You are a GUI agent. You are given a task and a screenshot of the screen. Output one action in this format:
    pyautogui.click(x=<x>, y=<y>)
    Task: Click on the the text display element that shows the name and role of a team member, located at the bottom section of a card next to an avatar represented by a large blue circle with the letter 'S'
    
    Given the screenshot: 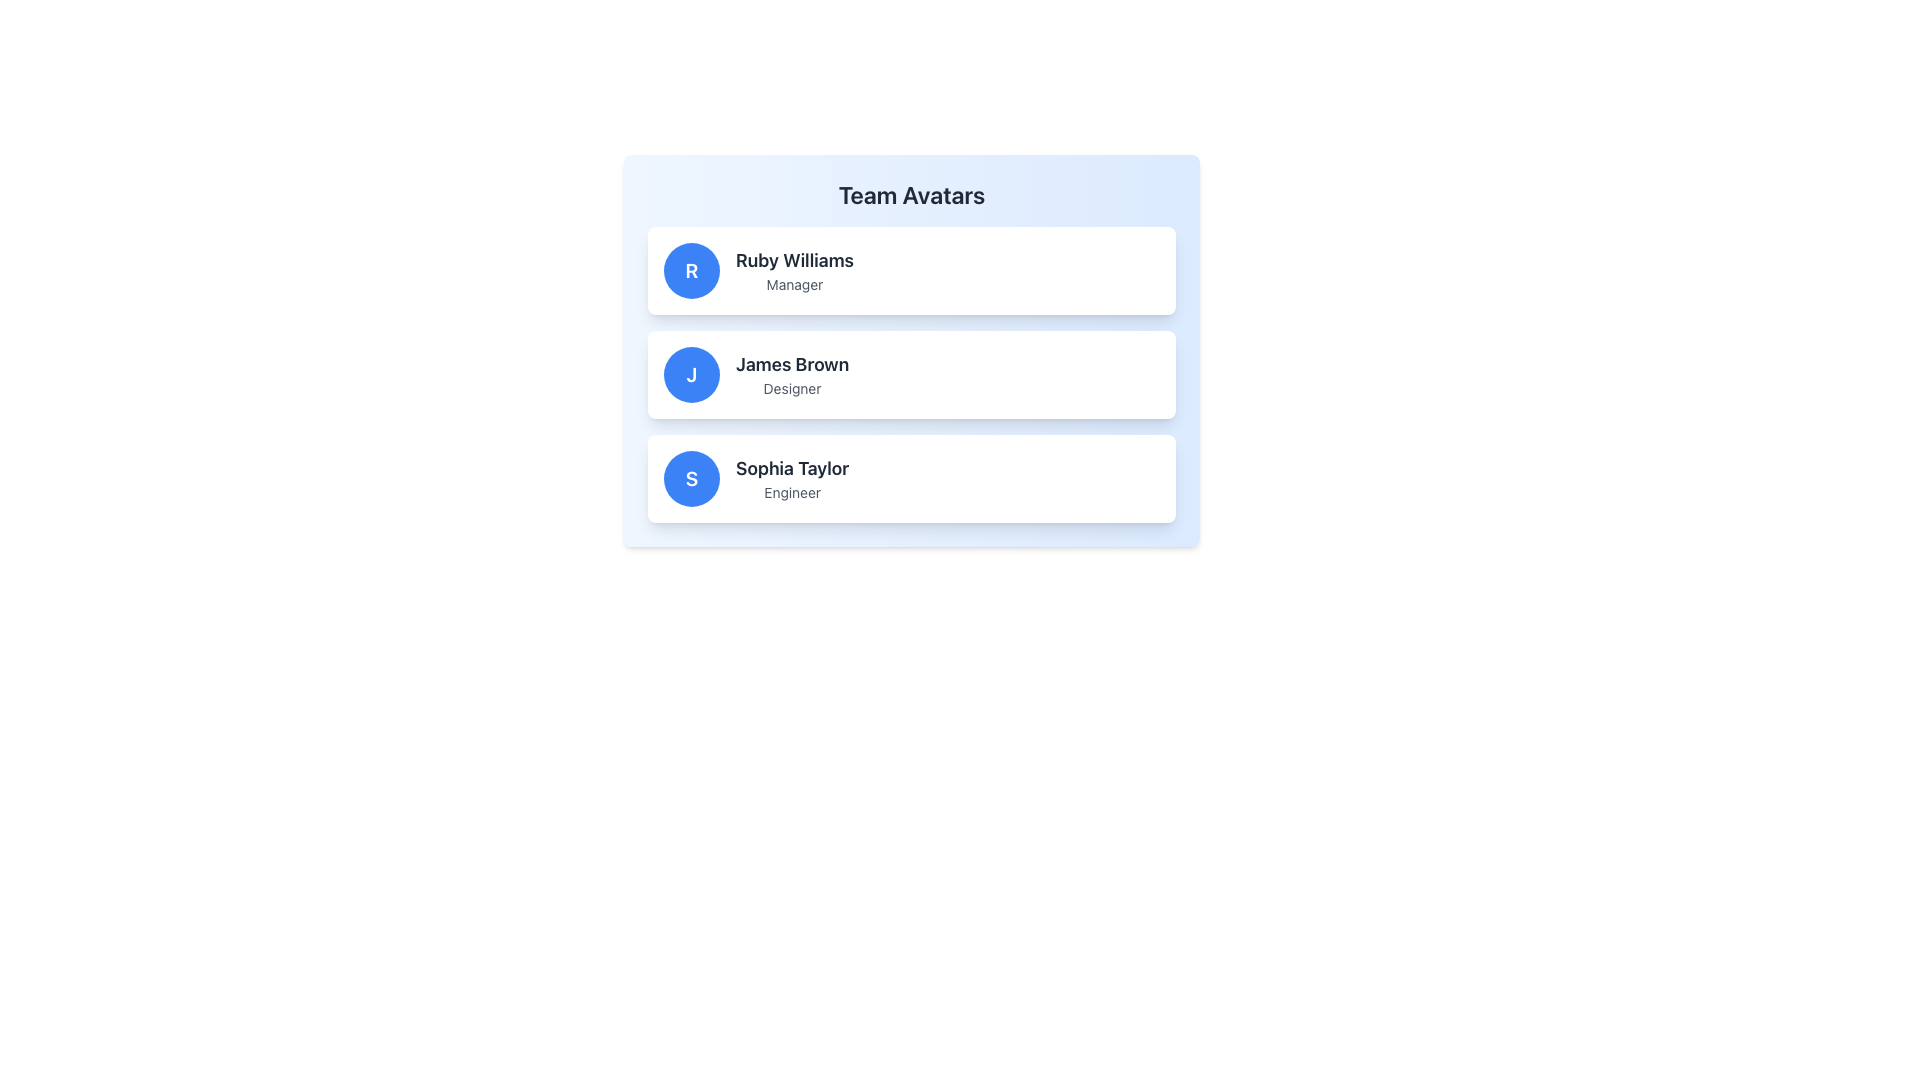 What is the action you would take?
    pyautogui.click(x=791, y=478)
    